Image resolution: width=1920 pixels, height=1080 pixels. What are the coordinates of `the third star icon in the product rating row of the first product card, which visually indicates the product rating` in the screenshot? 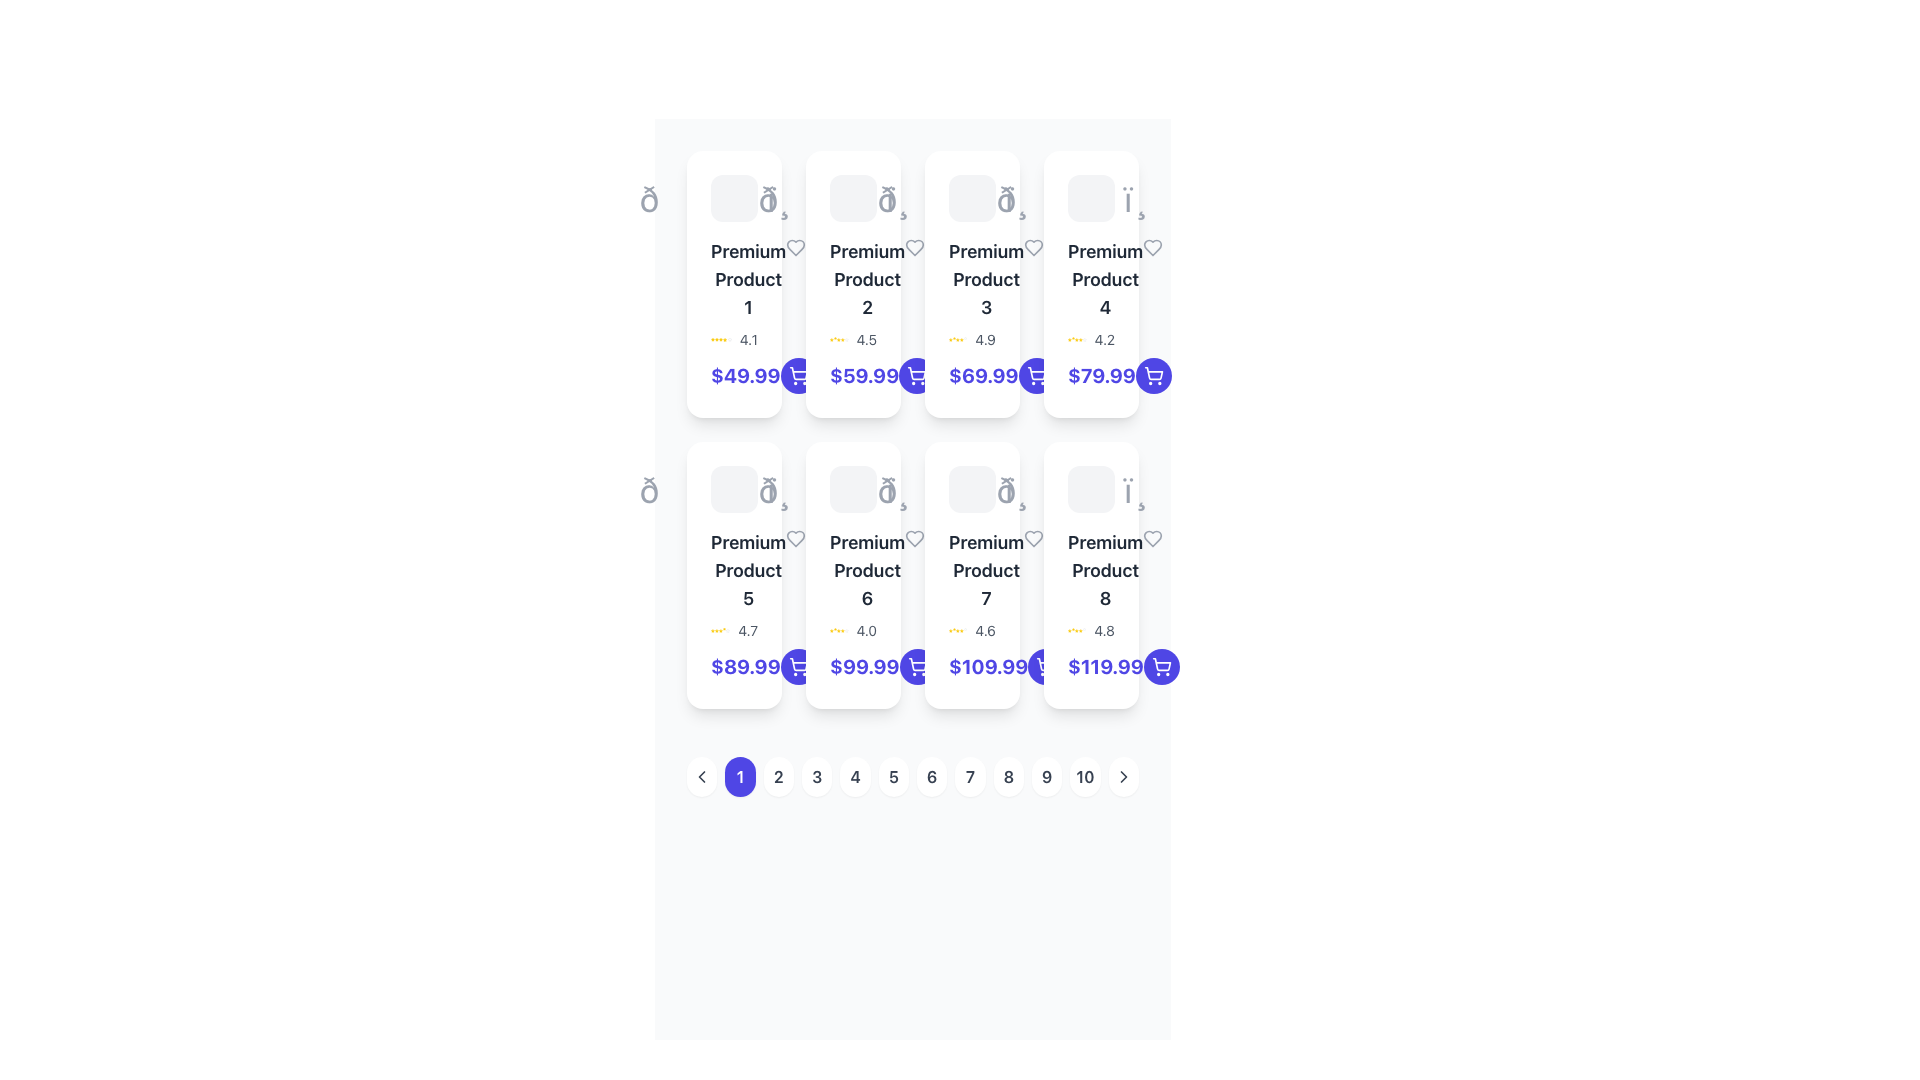 It's located at (720, 338).